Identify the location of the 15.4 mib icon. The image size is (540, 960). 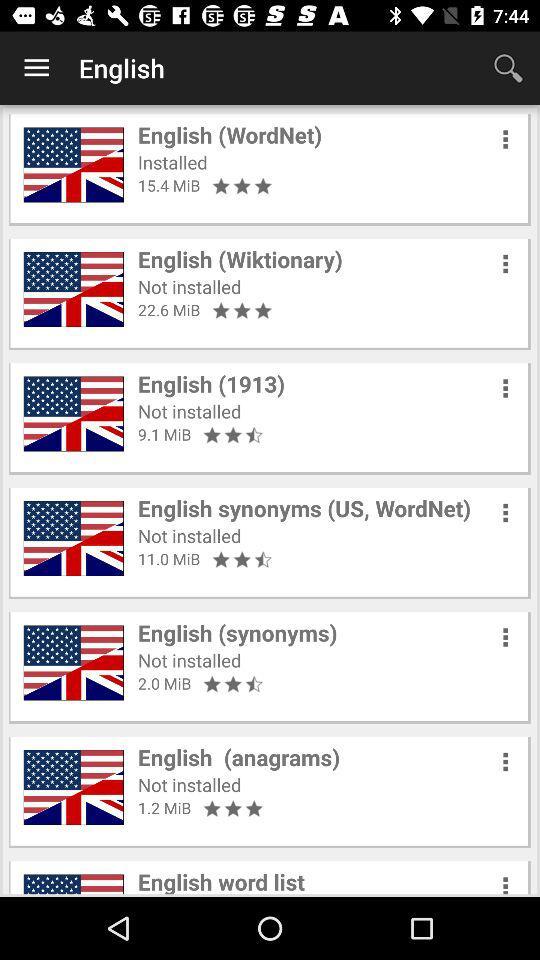
(168, 185).